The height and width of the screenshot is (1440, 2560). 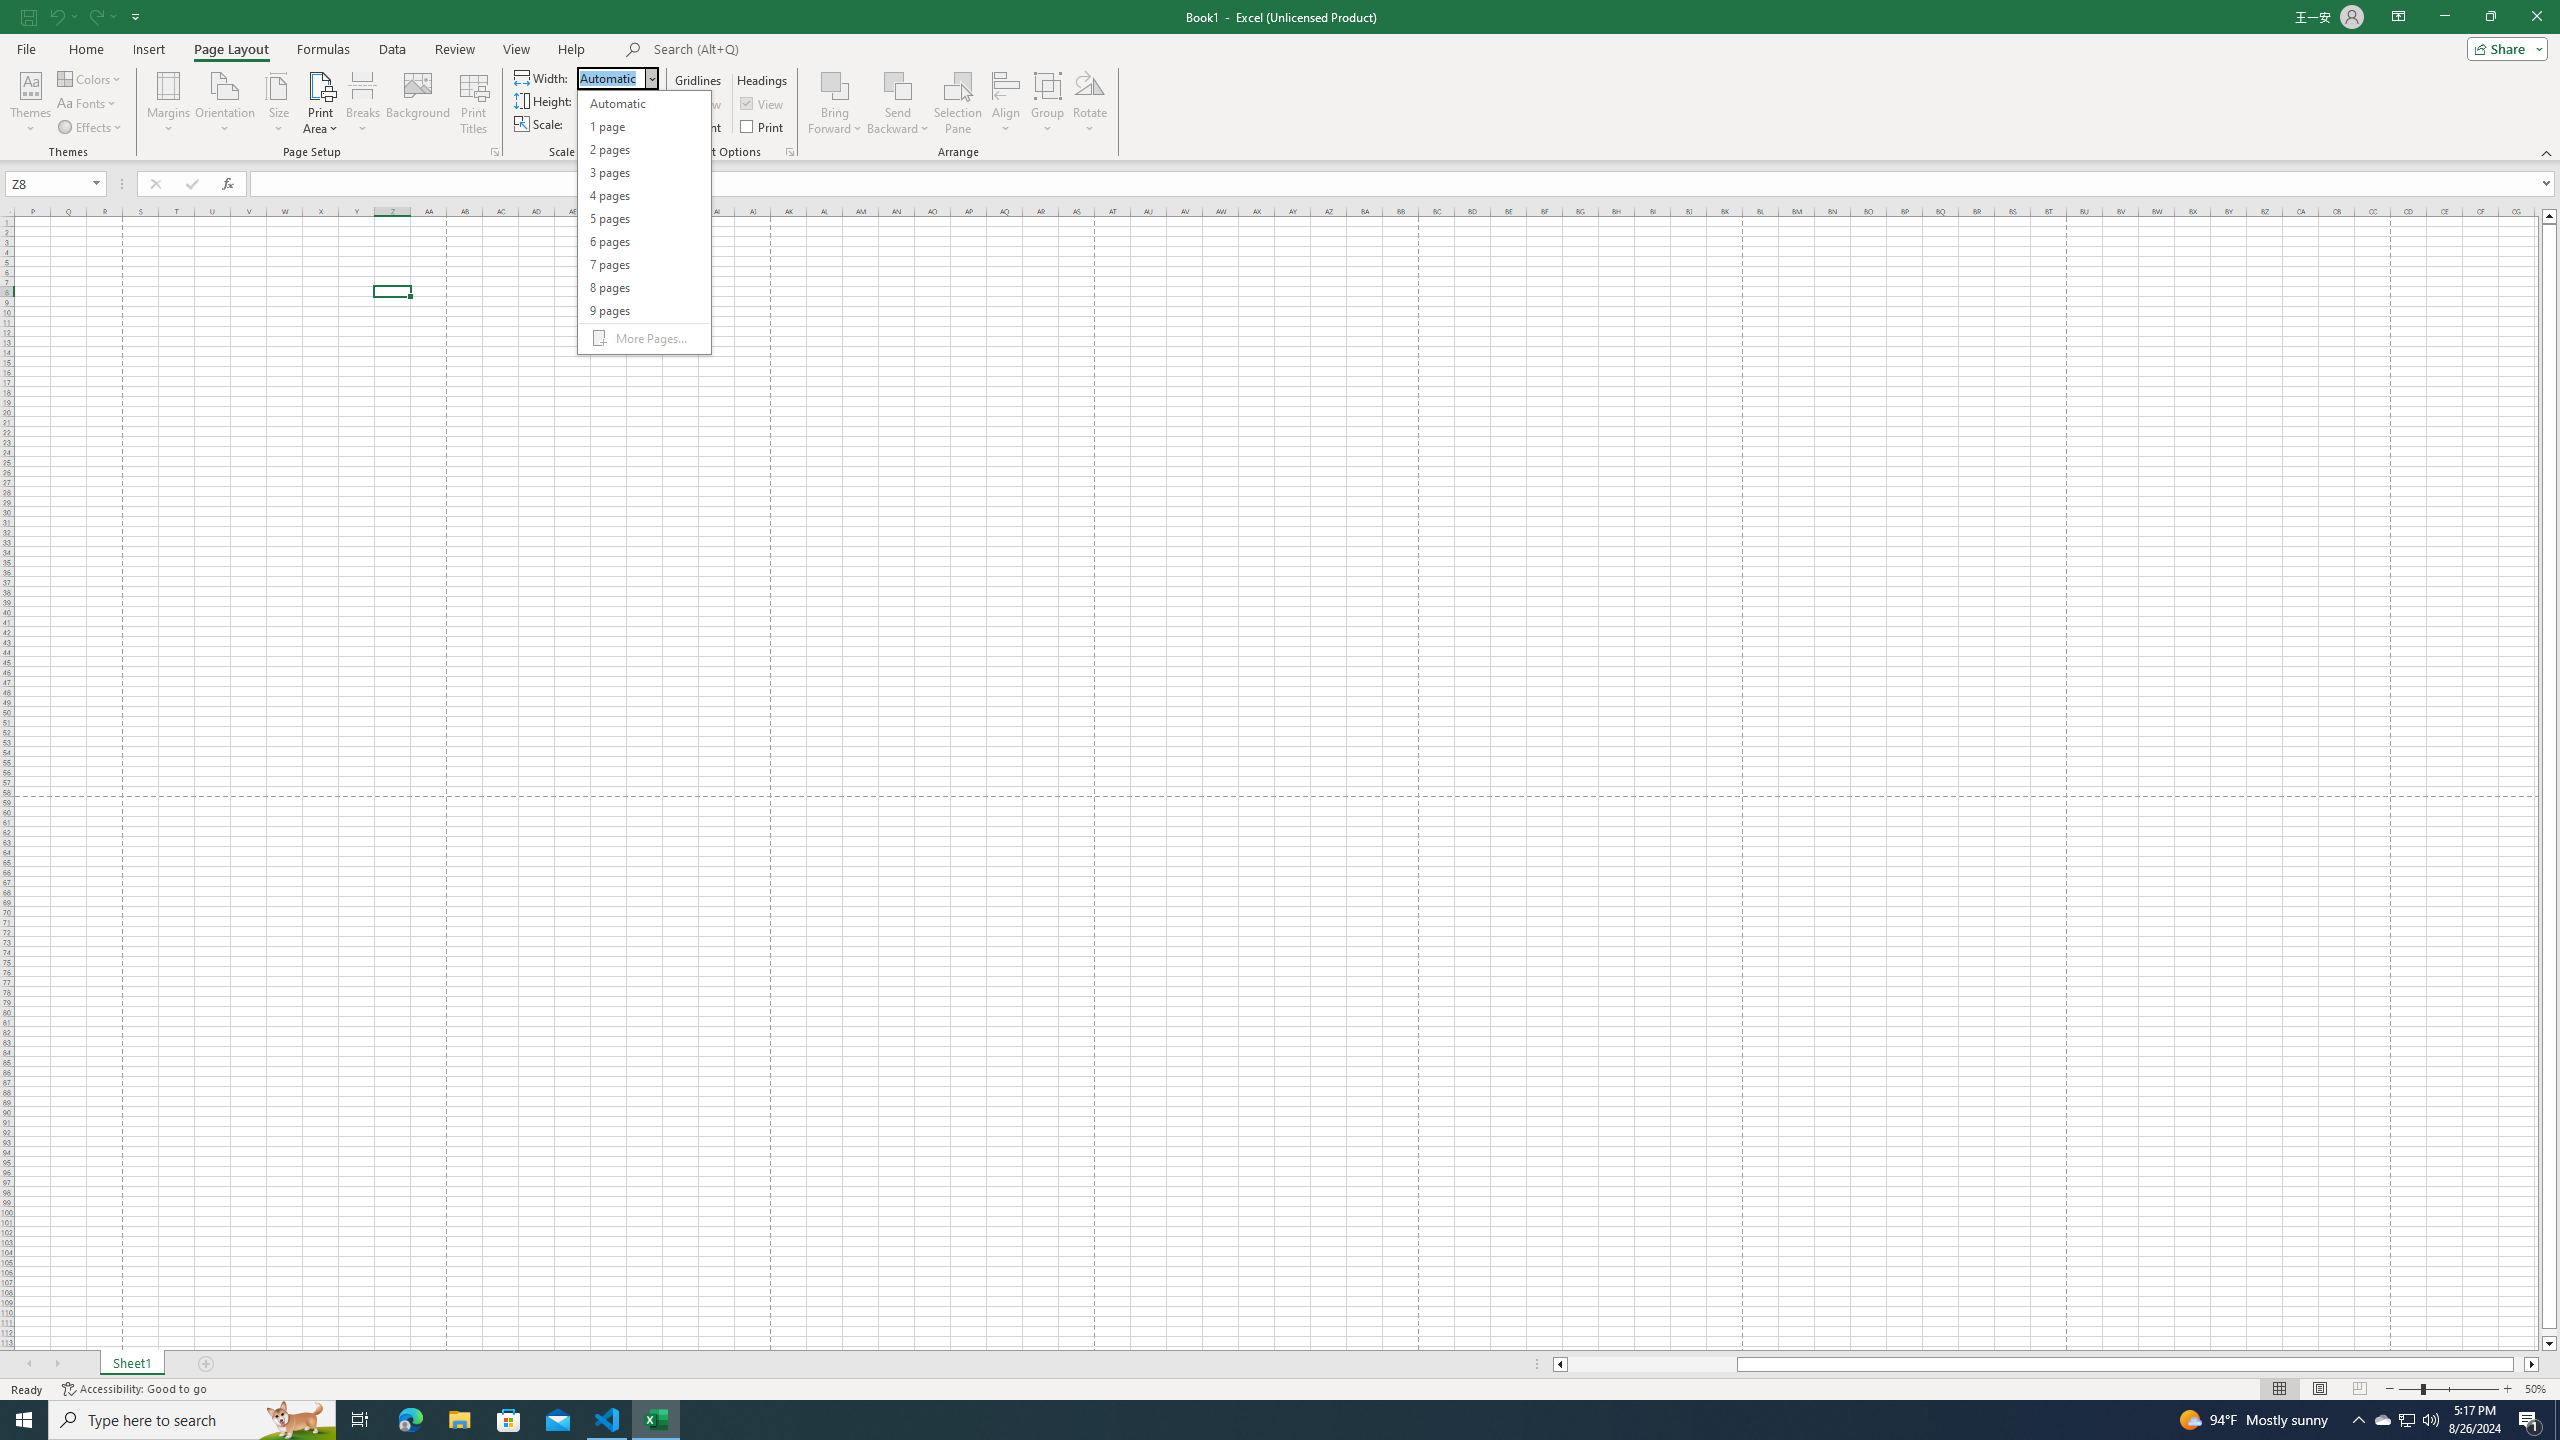 I want to click on 'Quick Access Toolbar', so click(x=82, y=16).